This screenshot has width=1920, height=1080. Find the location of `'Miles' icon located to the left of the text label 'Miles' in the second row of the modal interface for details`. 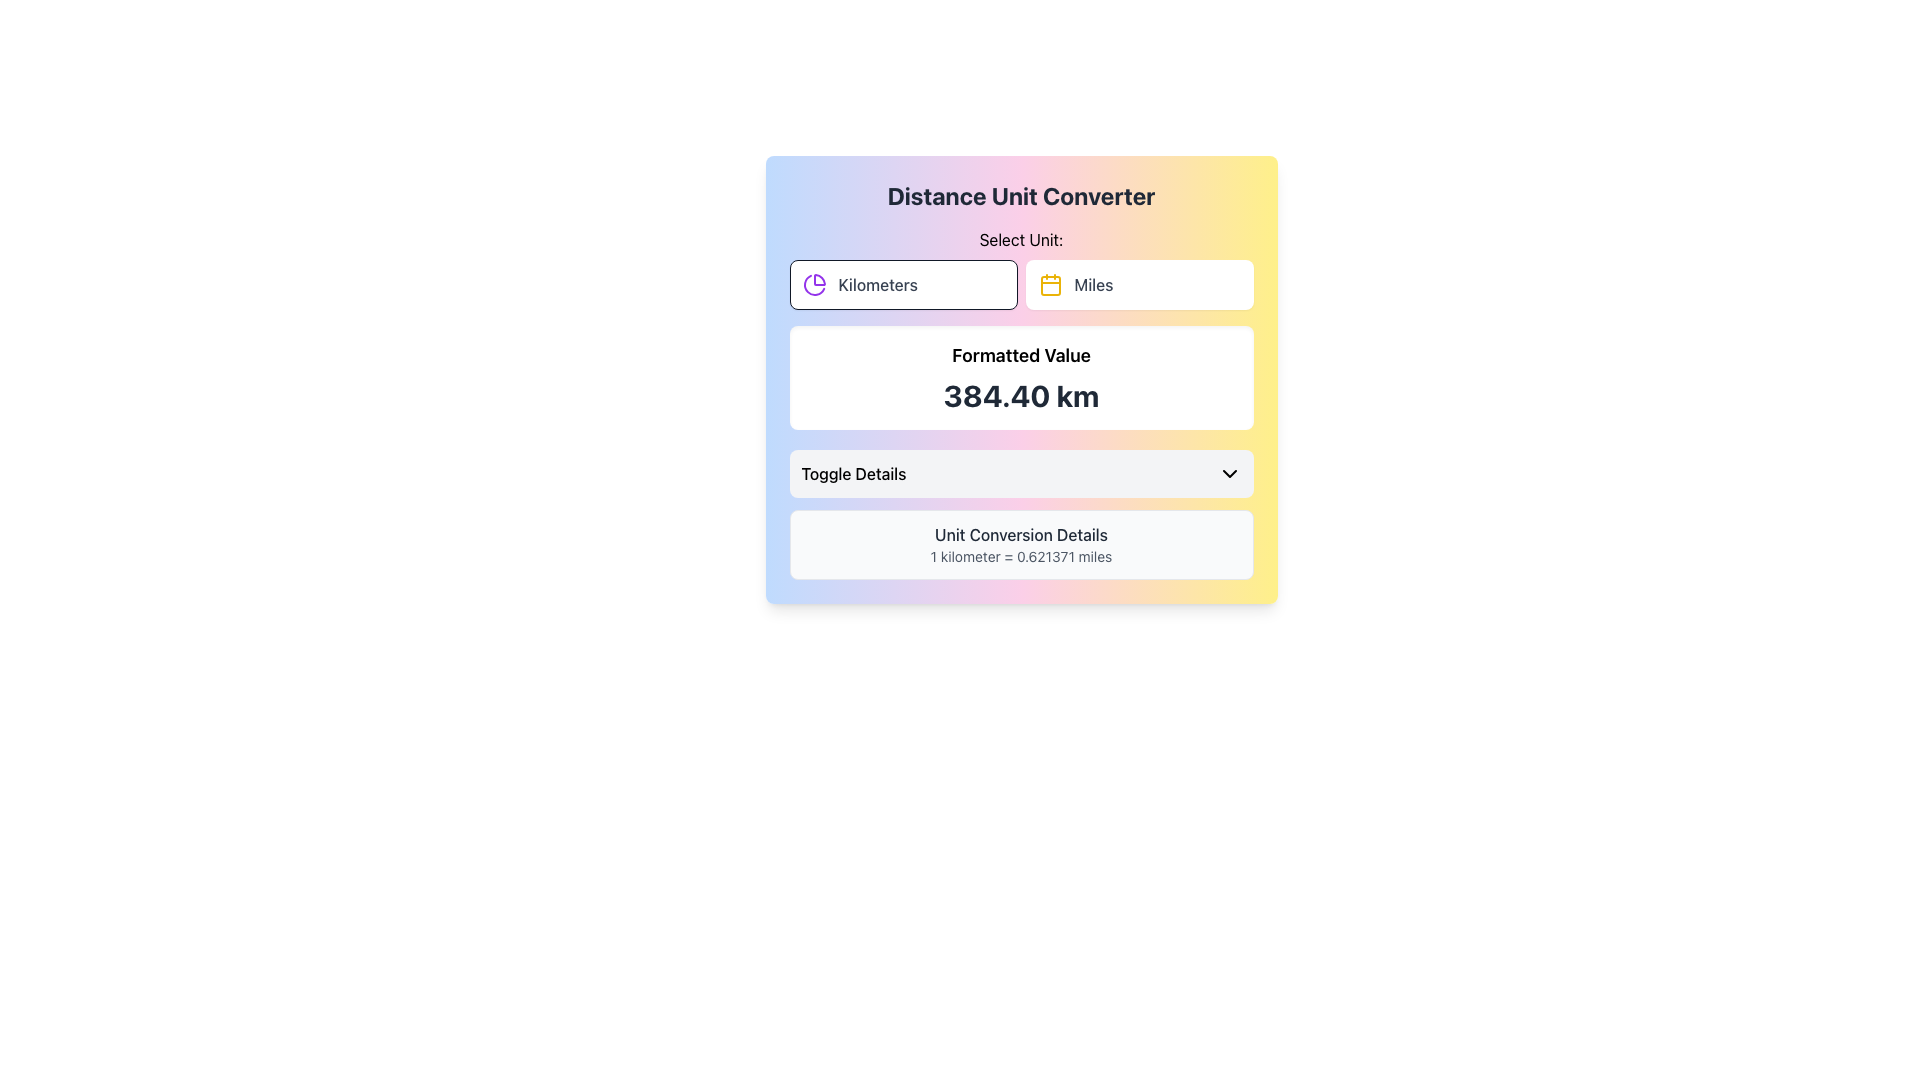

'Miles' icon located to the left of the text label 'Miles' in the second row of the modal interface for details is located at coordinates (1049, 285).